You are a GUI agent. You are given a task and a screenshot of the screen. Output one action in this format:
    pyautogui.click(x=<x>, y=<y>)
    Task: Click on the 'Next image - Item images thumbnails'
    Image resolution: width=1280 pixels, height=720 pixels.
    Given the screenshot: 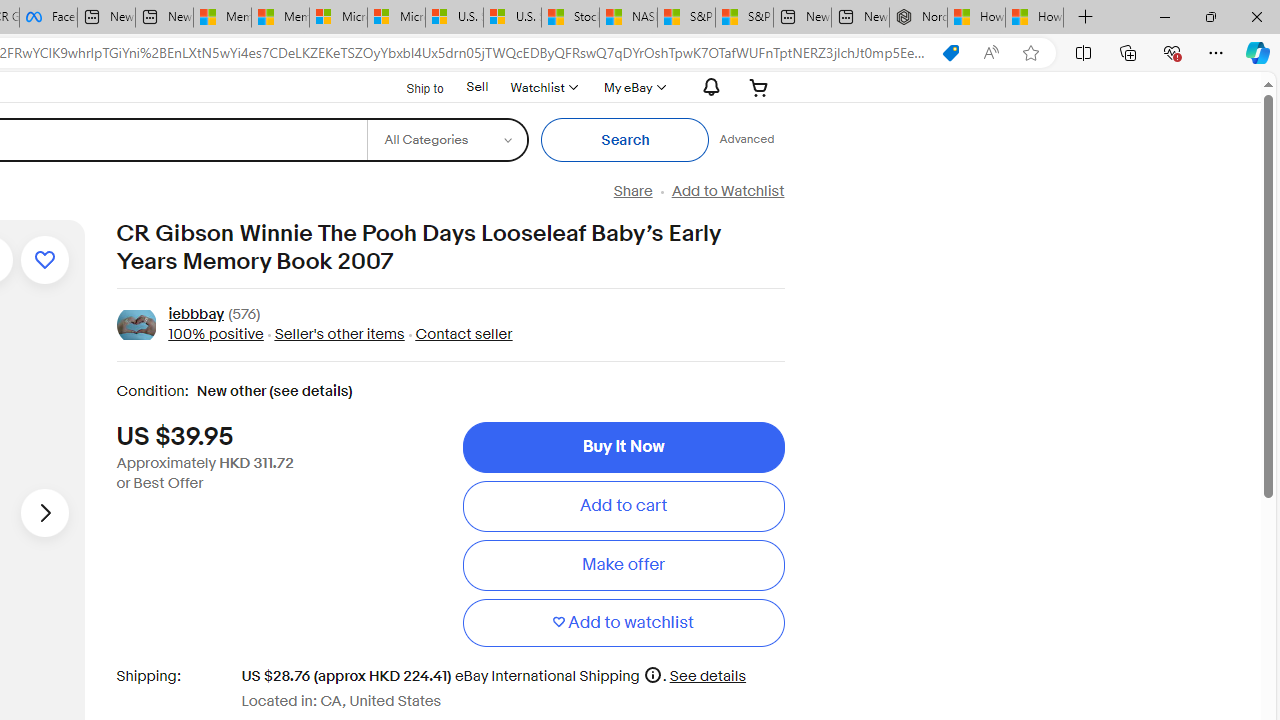 What is the action you would take?
    pyautogui.click(x=44, y=511)
    